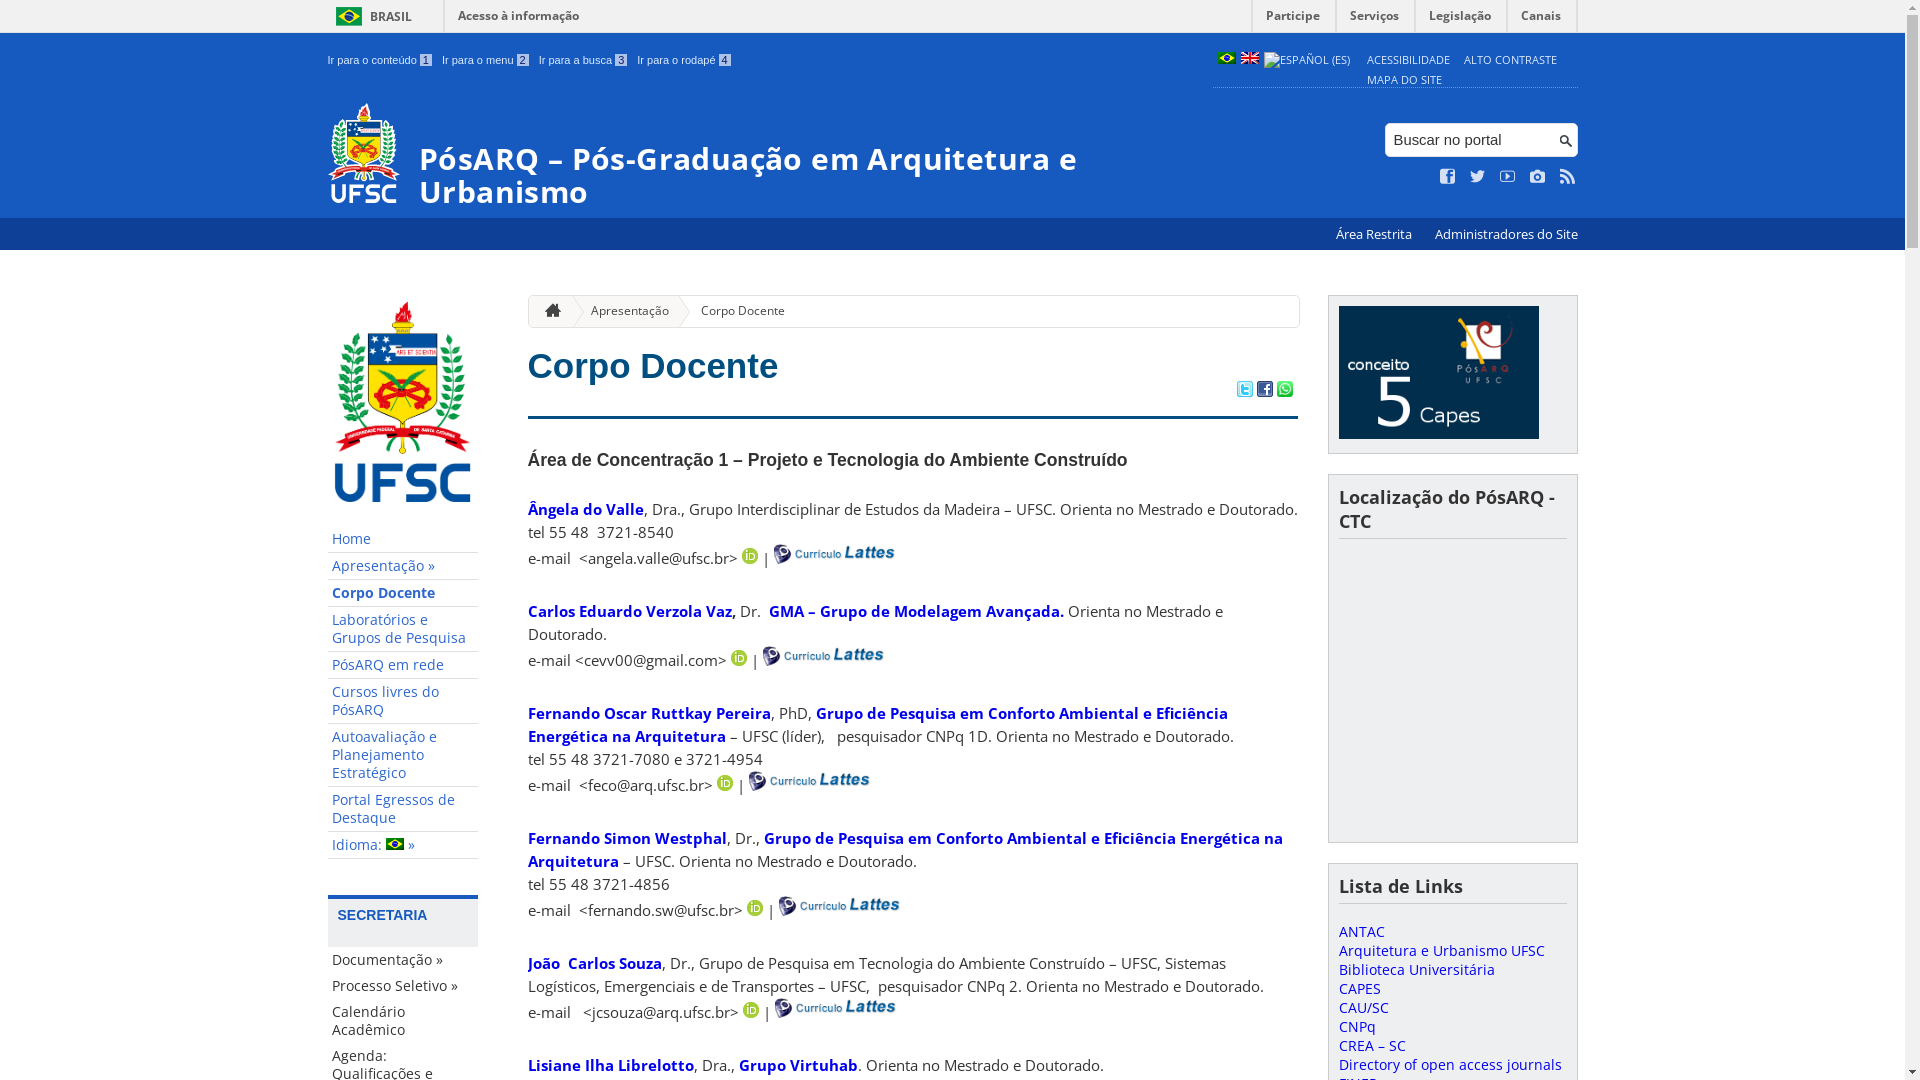  Describe the element at coordinates (1536, 176) in the screenshot. I see `'Veja no Instagram'` at that location.